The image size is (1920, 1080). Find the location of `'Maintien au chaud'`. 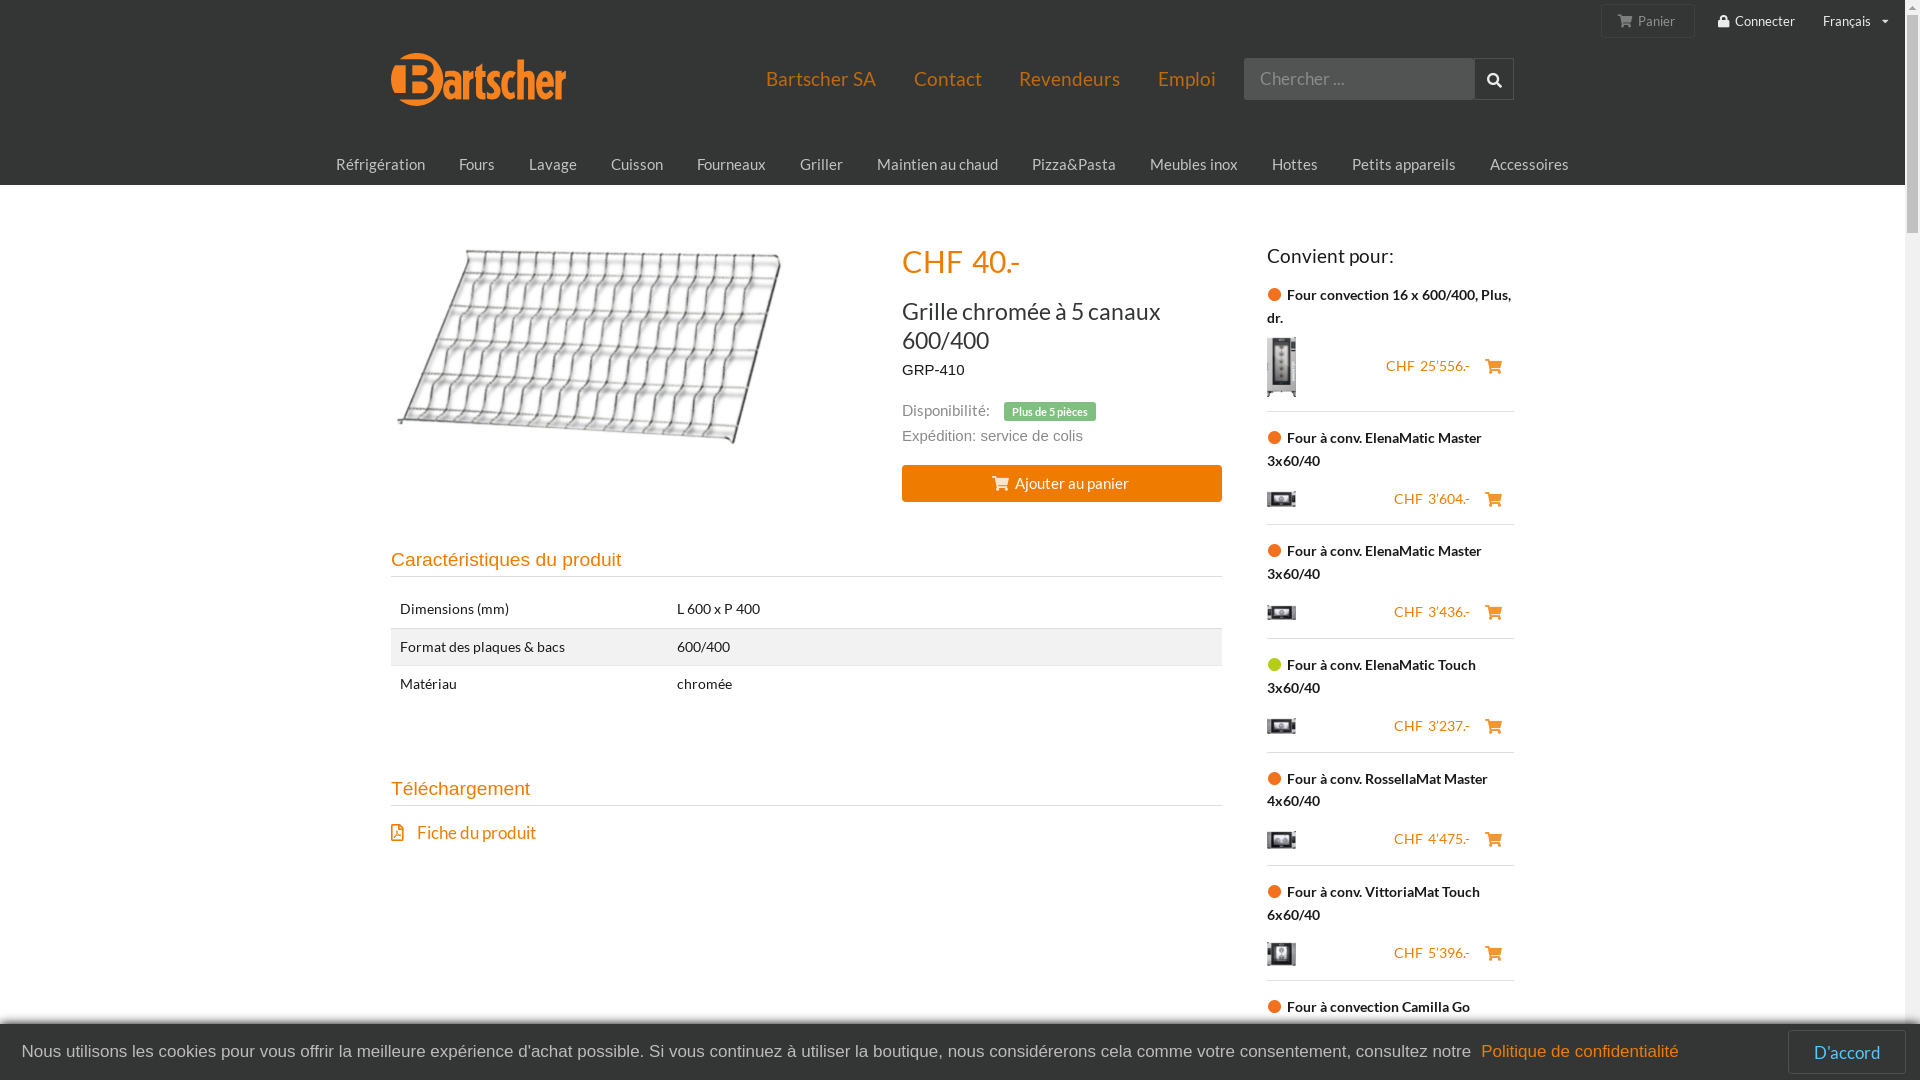

'Maintien au chaud' is located at coordinates (859, 164).